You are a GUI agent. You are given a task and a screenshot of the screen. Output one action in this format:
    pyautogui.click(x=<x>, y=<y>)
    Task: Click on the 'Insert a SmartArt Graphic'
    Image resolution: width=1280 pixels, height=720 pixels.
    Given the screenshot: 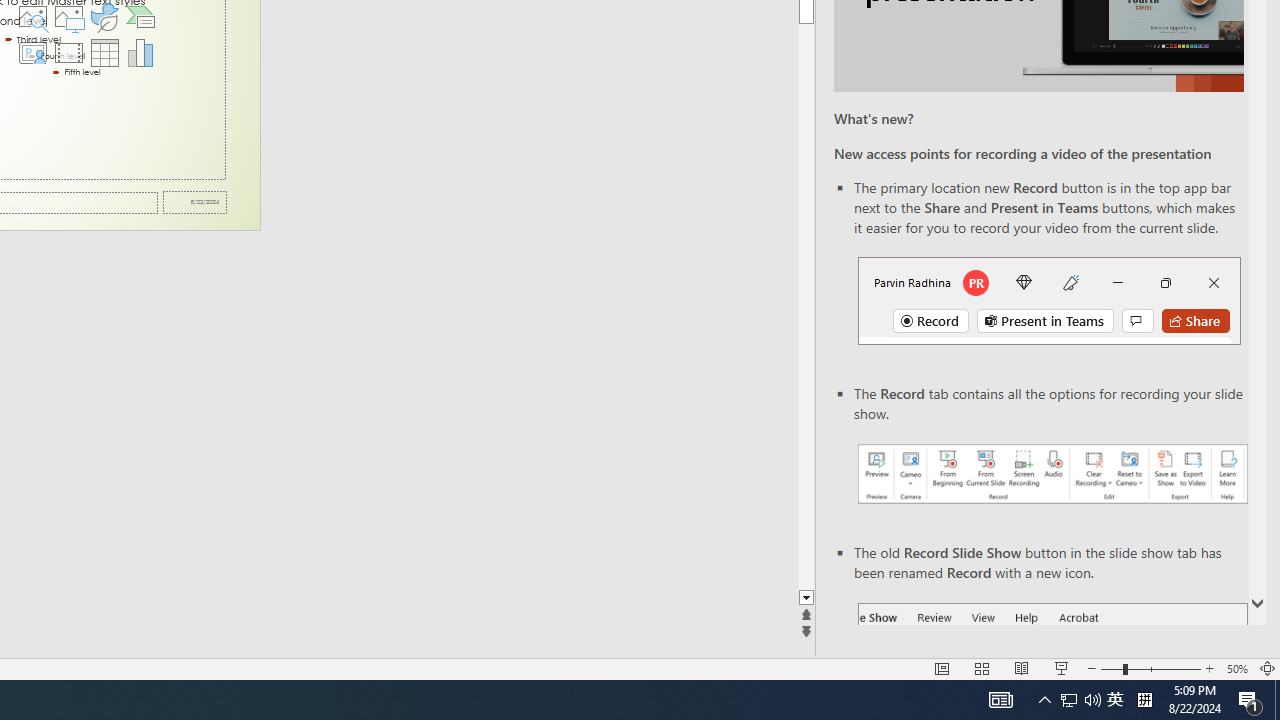 What is the action you would take?
    pyautogui.click(x=140, y=16)
    